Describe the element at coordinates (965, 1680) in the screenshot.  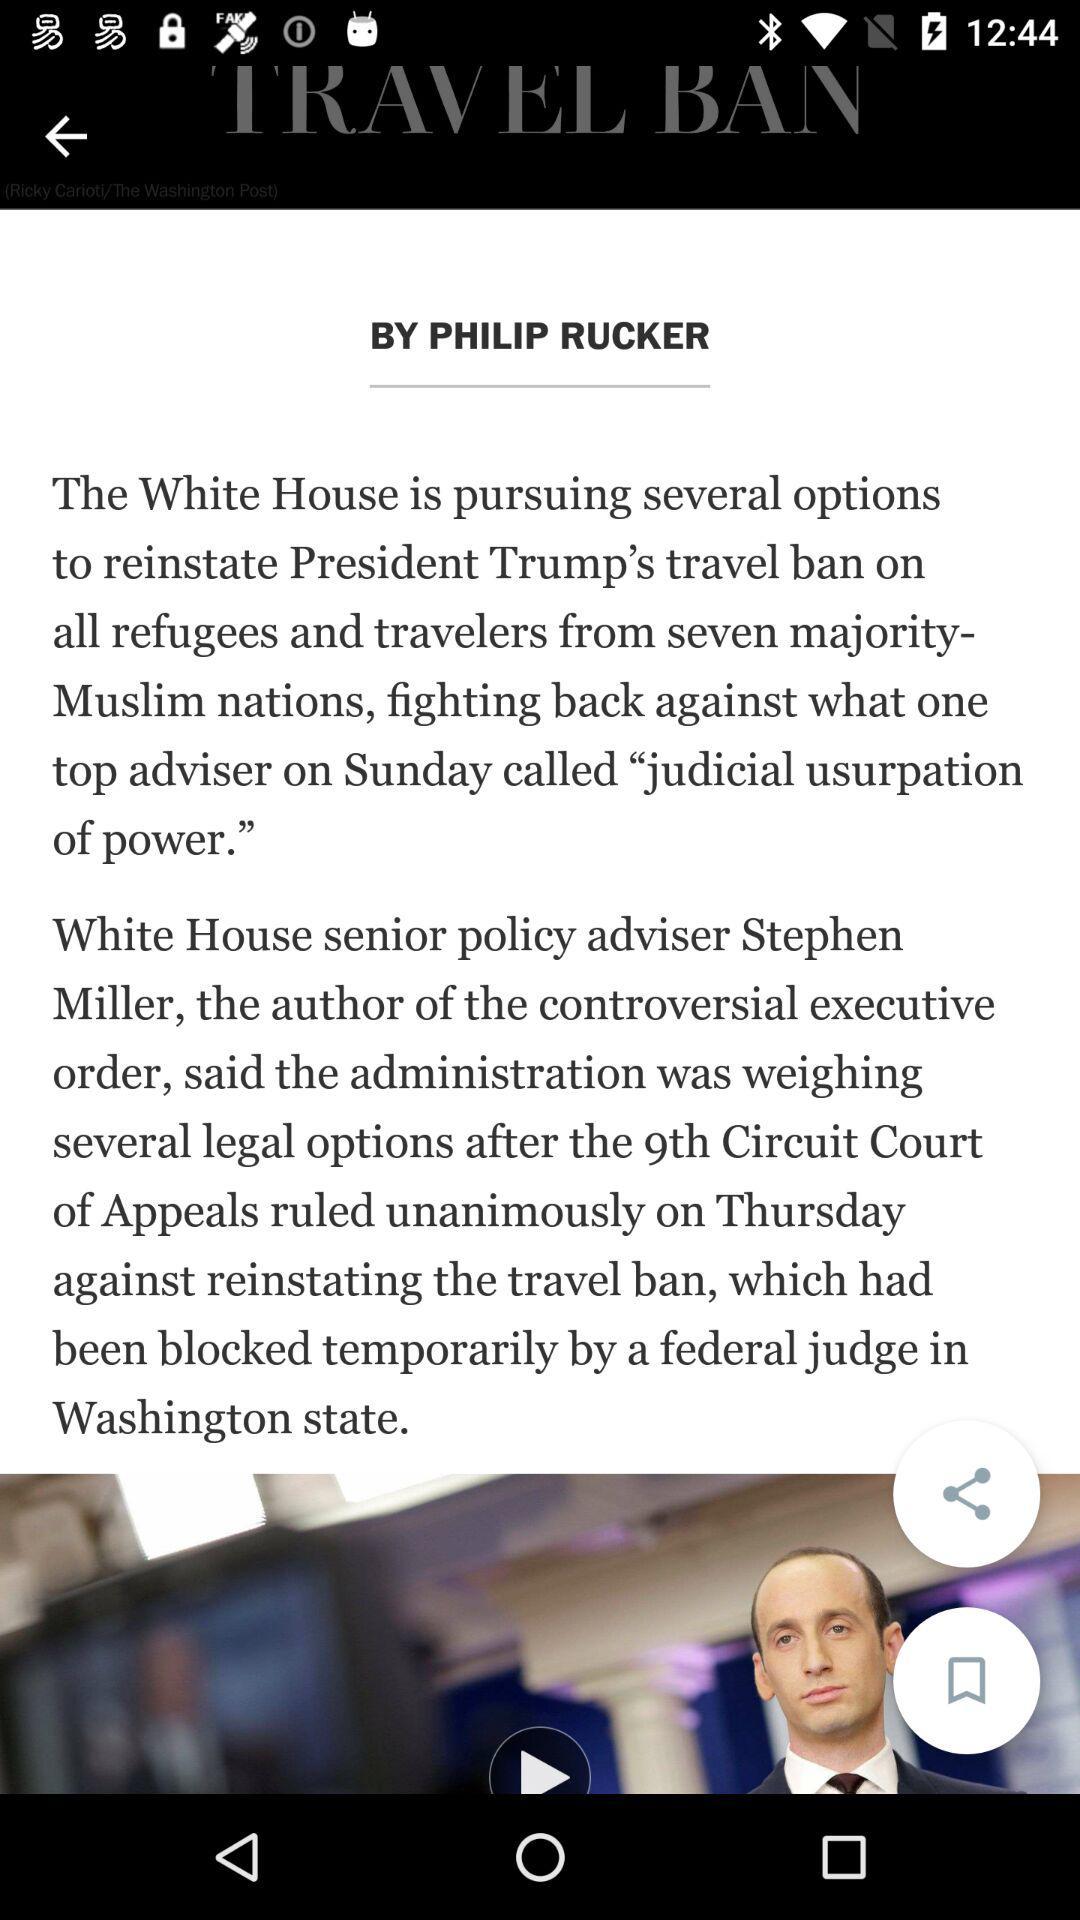
I see `the bookmark icon` at that location.